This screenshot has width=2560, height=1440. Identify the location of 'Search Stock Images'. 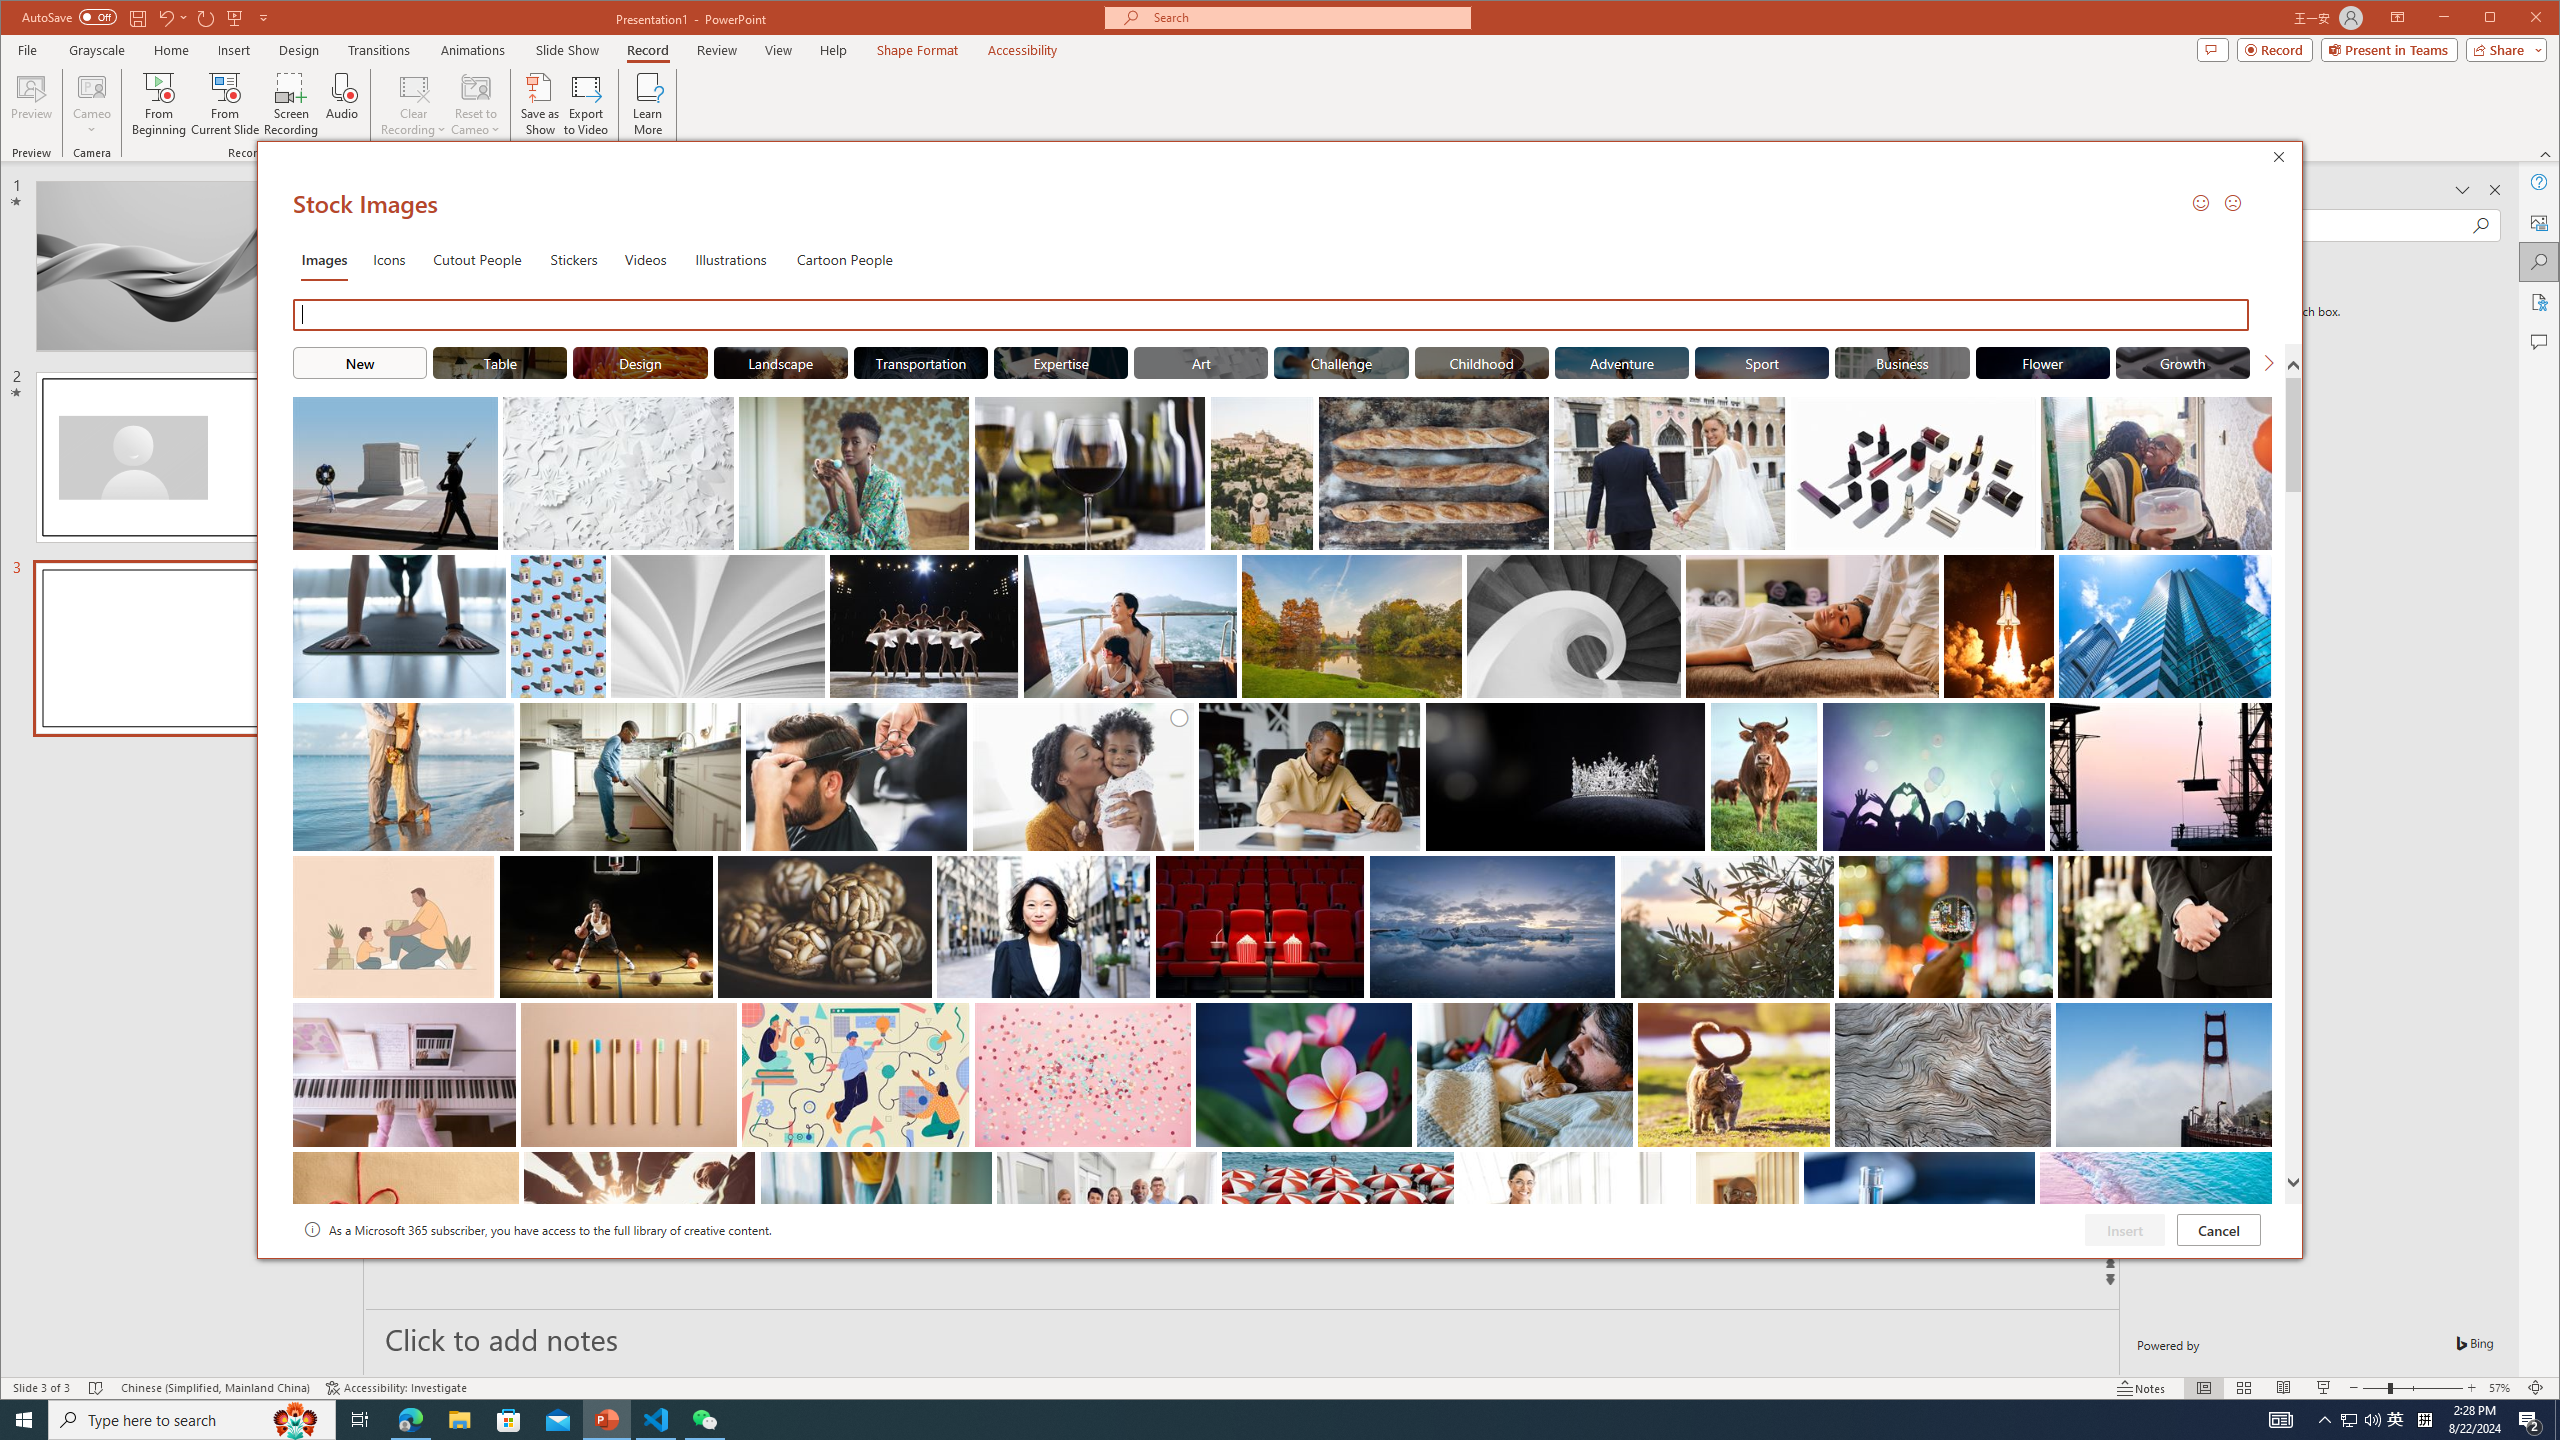
(1273, 314).